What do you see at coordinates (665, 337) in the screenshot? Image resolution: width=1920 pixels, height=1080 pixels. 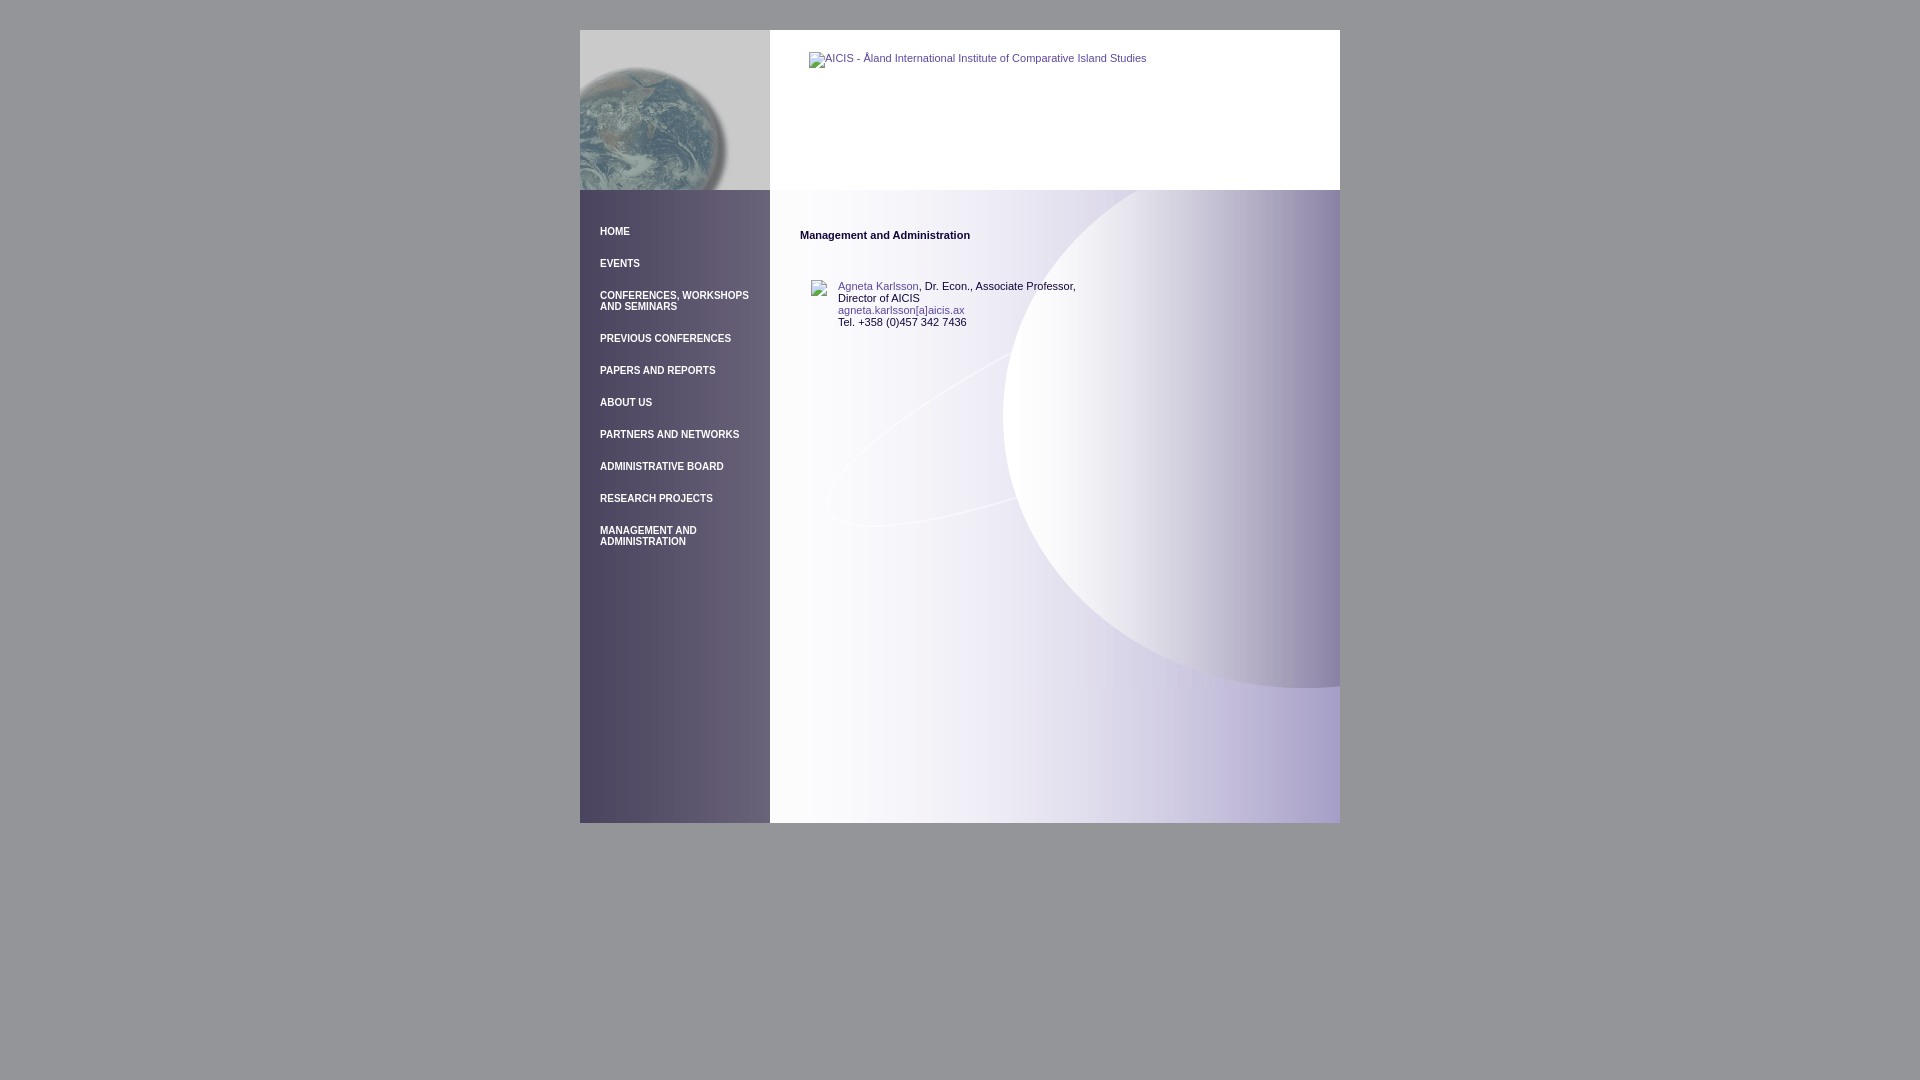 I see `'PREVIOUS CONFERENCES'` at bounding box center [665, 337].